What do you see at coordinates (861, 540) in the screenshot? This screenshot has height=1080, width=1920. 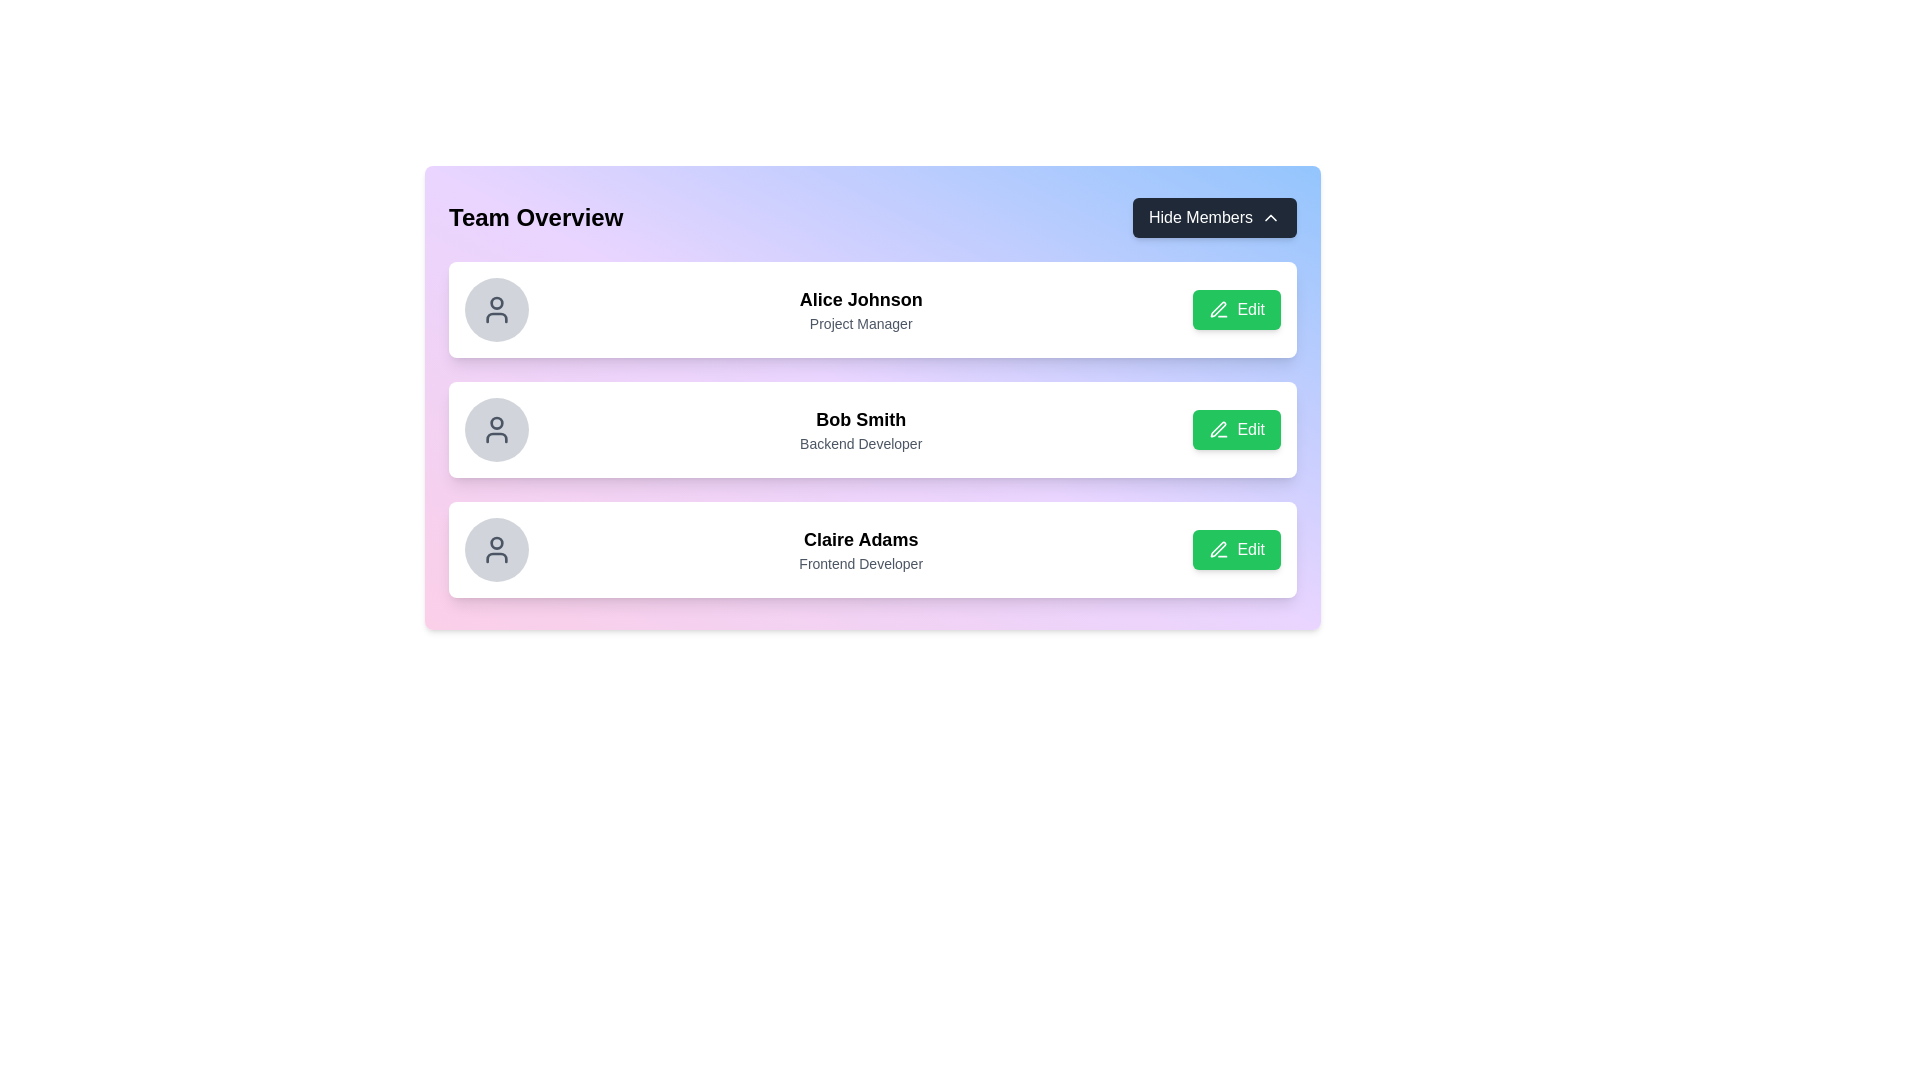 I see `the text label displaying 'Claire Adams', which is the title in a card positioned in the center area of the user interface` at bounding box center [861, 540].